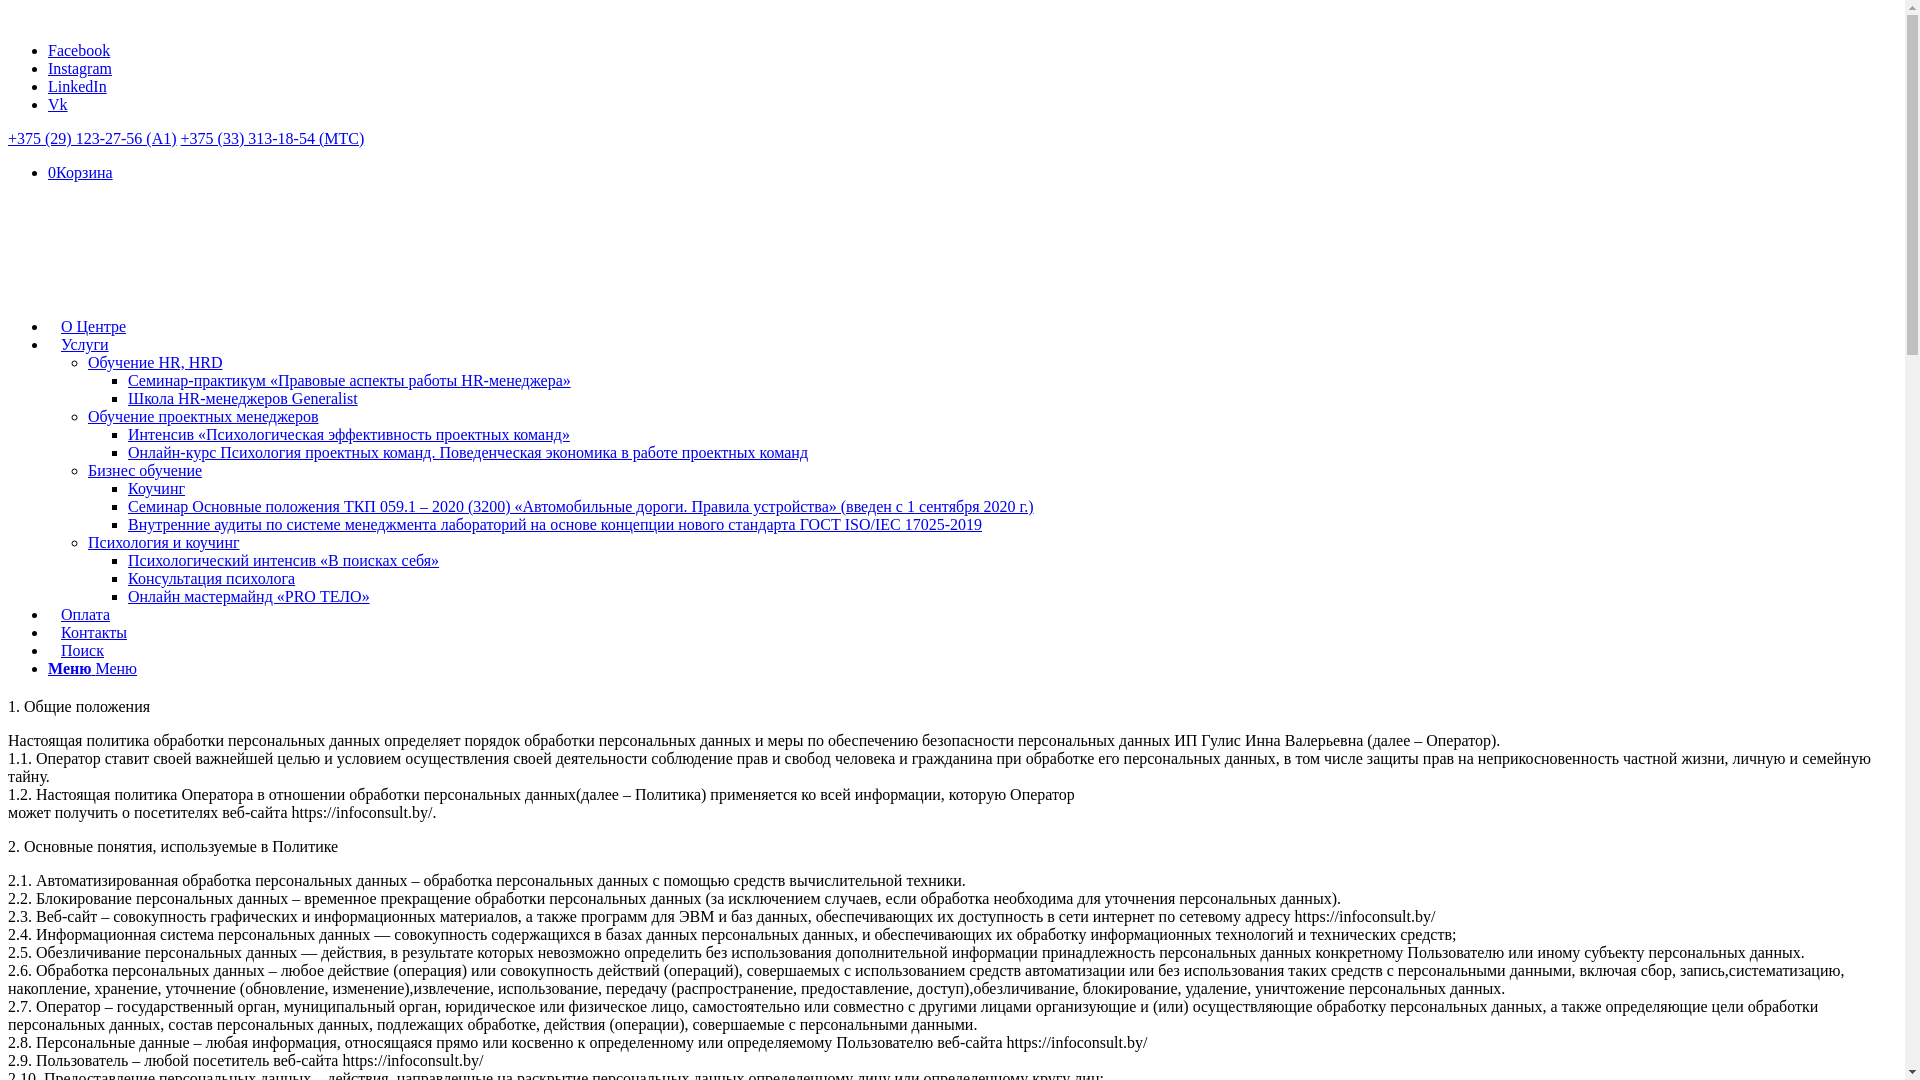 This screenshot has height=1080, width=1920. Describe the element at coordinates (77, 85) in the screenshot. I see `'LinkedIn'` at that location.